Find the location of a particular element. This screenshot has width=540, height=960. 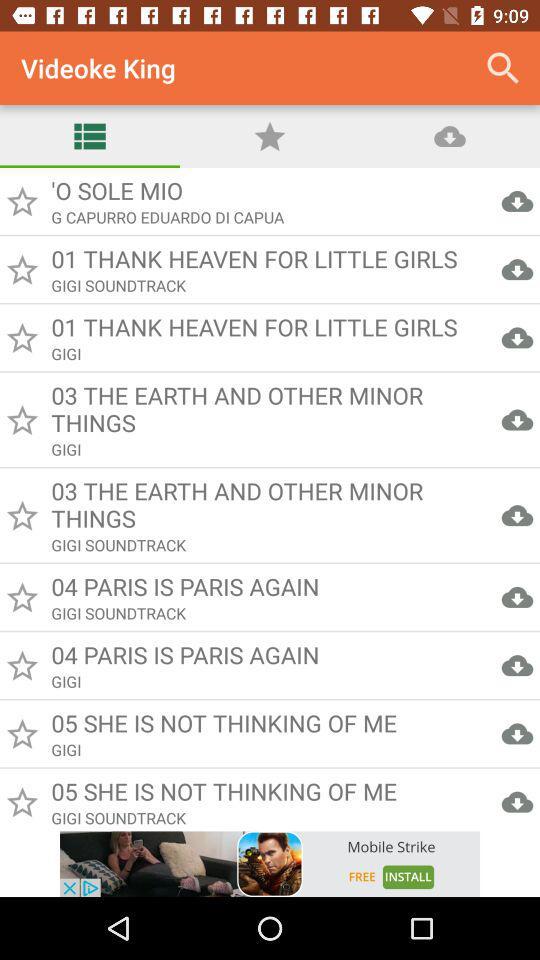

site is located at coordinates (270, 863).